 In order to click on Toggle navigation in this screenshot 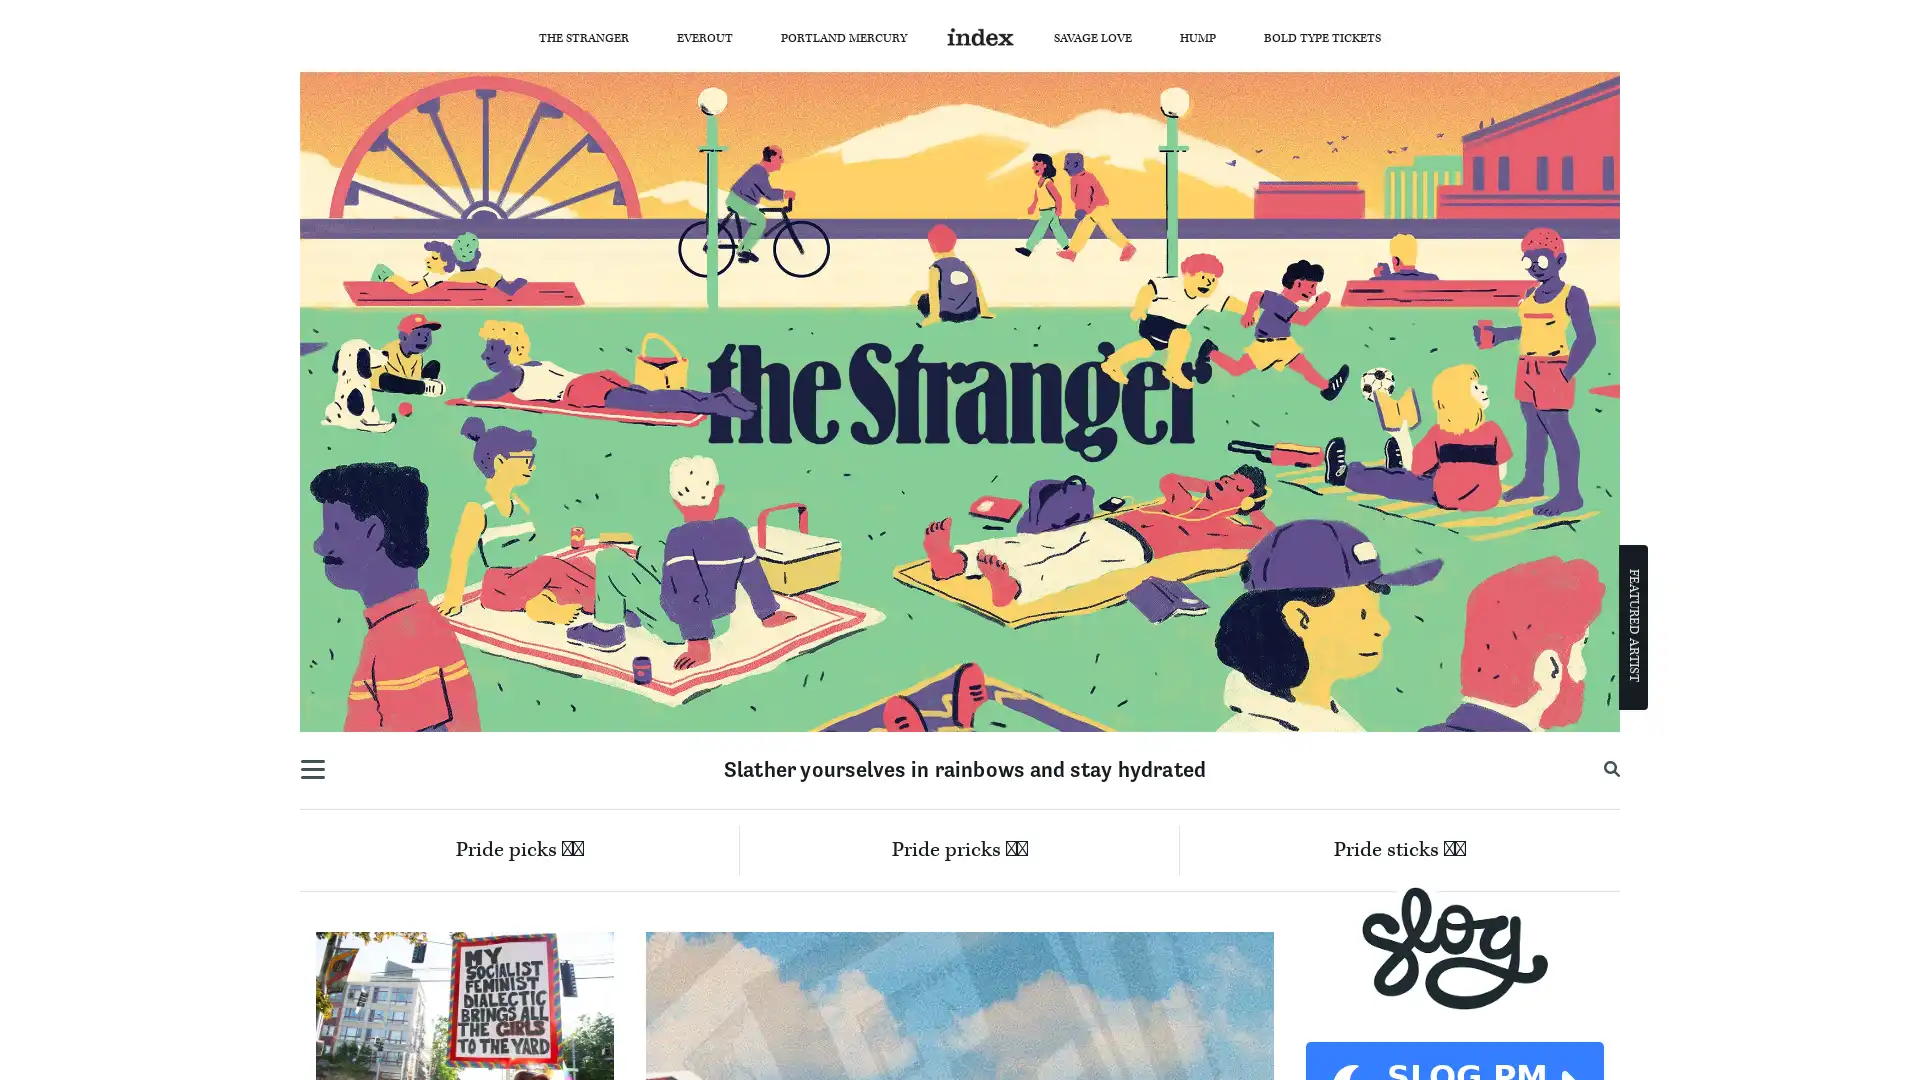, I will do `click(311, 769)`.